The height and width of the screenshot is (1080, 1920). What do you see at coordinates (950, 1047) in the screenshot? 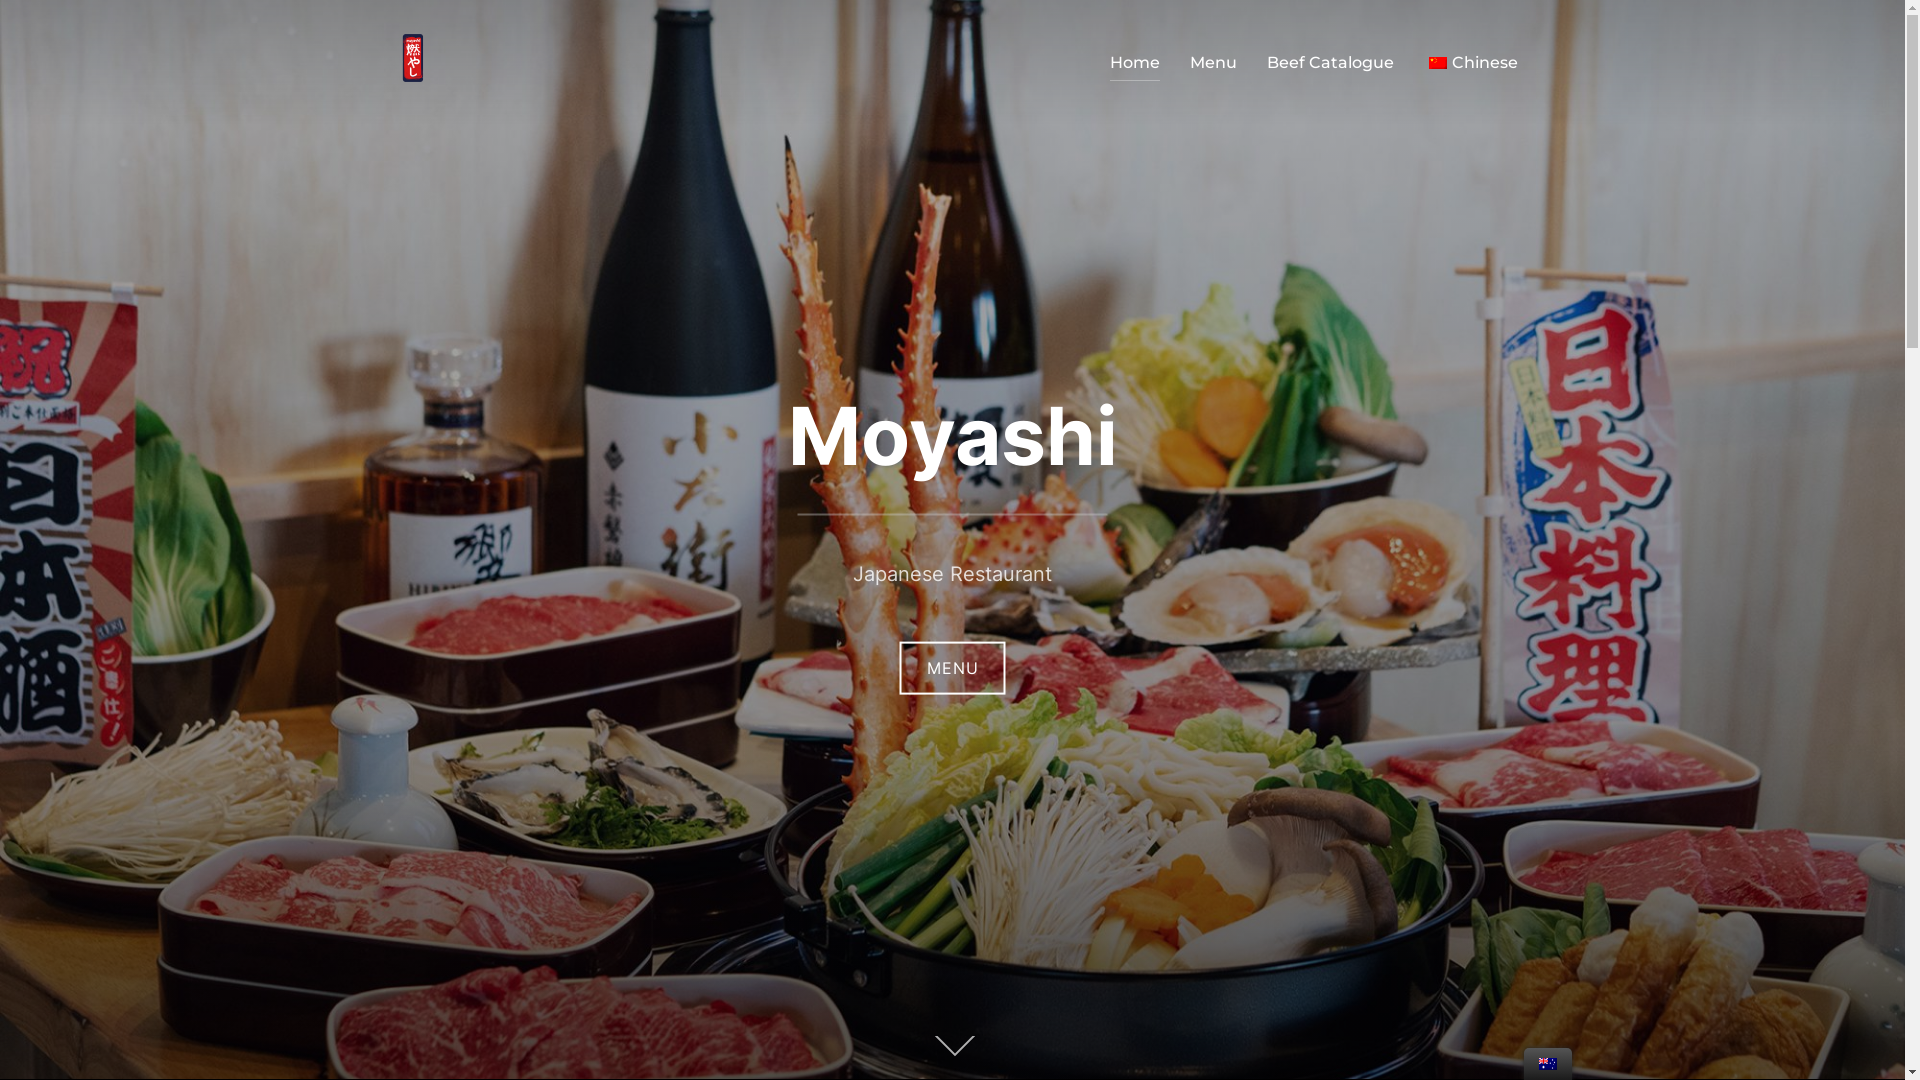
I see `'Scroll down to content'` at bounding box center [950, 1047].